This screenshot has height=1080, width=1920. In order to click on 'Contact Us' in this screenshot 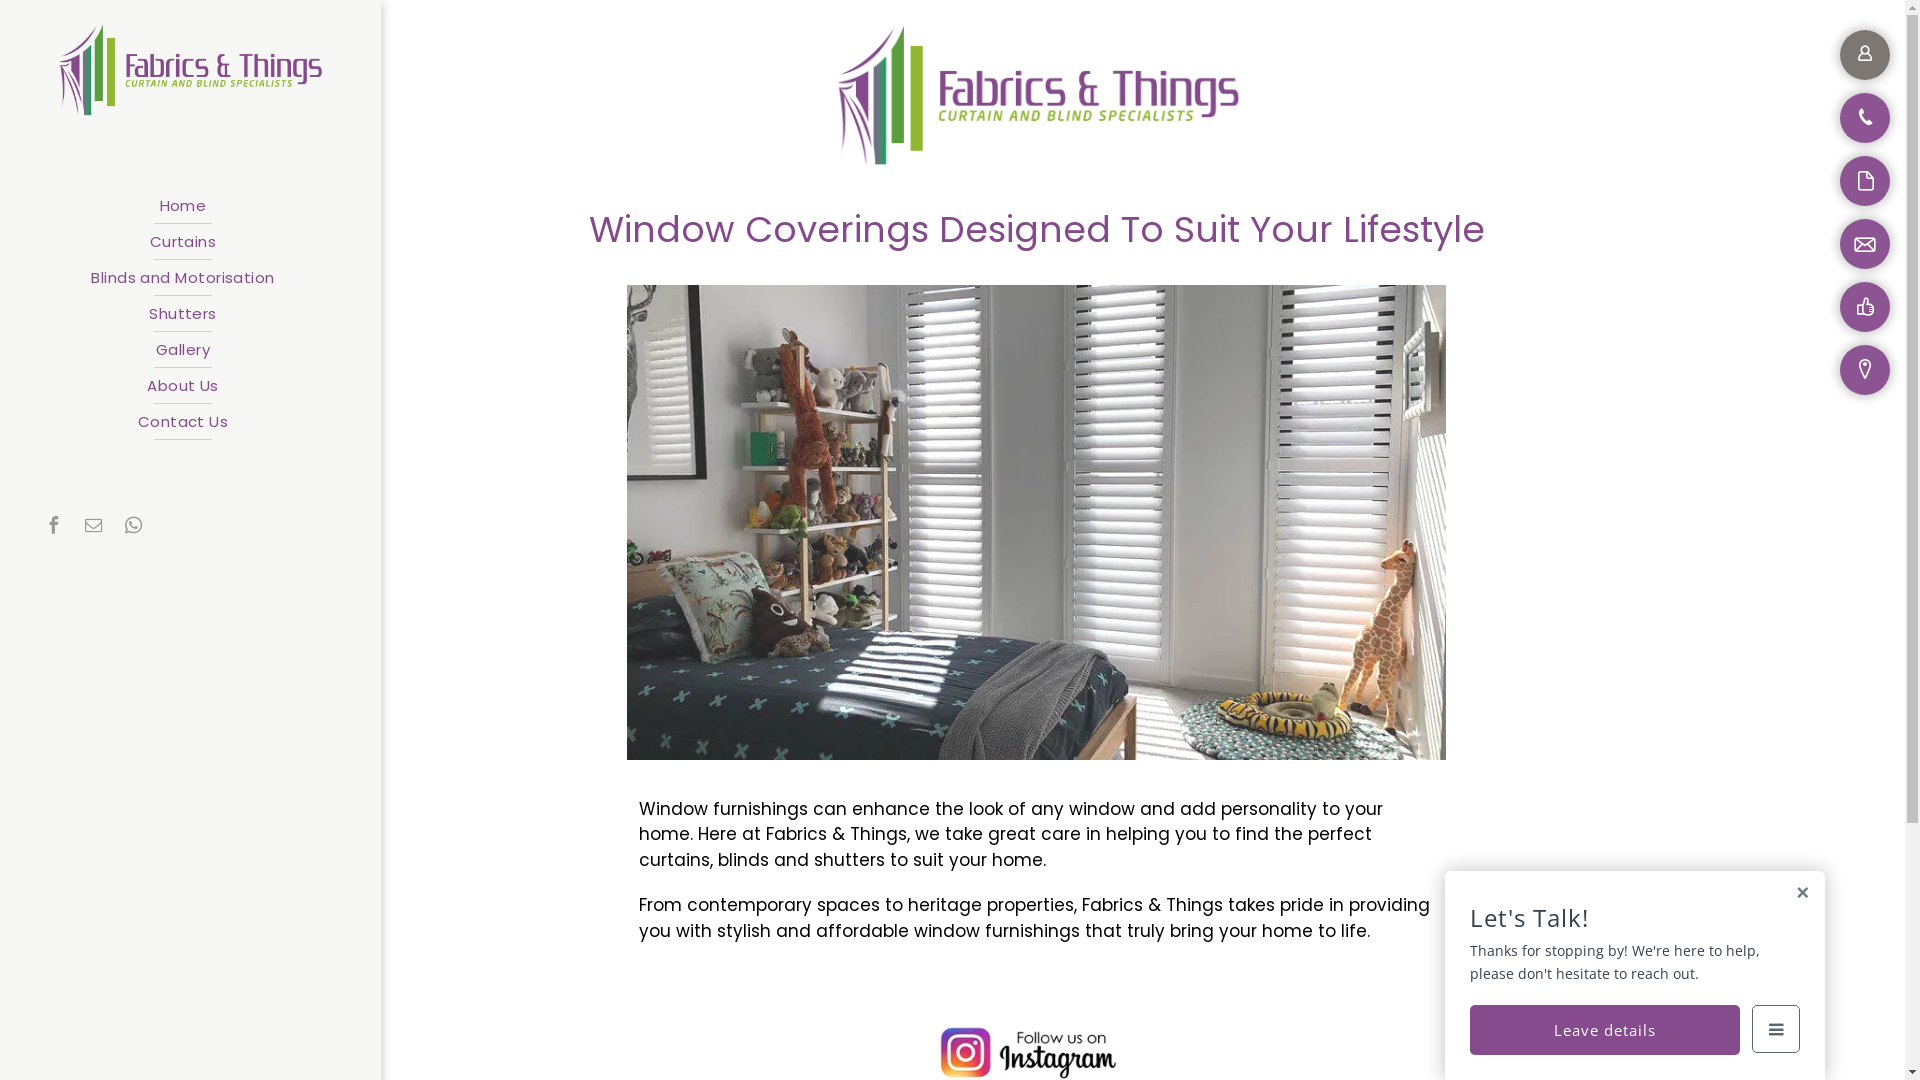, I will do `click(39, 420)`.